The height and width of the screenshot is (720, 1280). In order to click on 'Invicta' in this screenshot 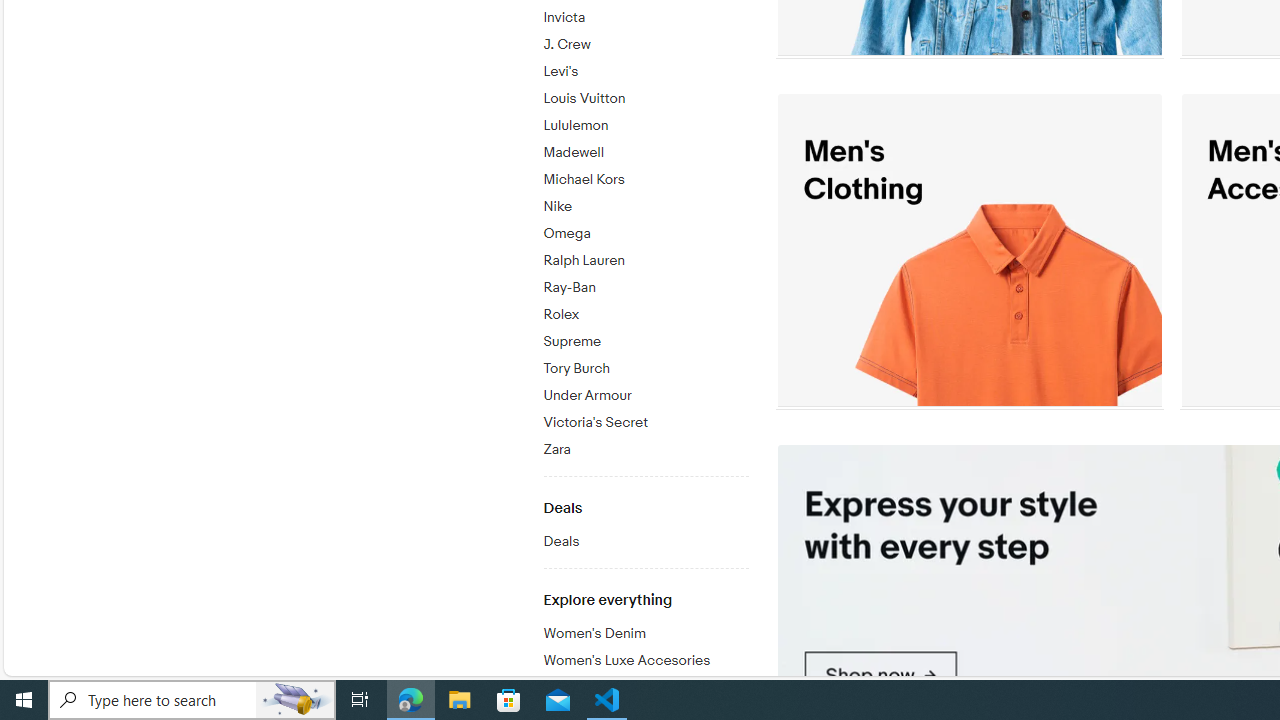, I will do `click(645, 14)`.